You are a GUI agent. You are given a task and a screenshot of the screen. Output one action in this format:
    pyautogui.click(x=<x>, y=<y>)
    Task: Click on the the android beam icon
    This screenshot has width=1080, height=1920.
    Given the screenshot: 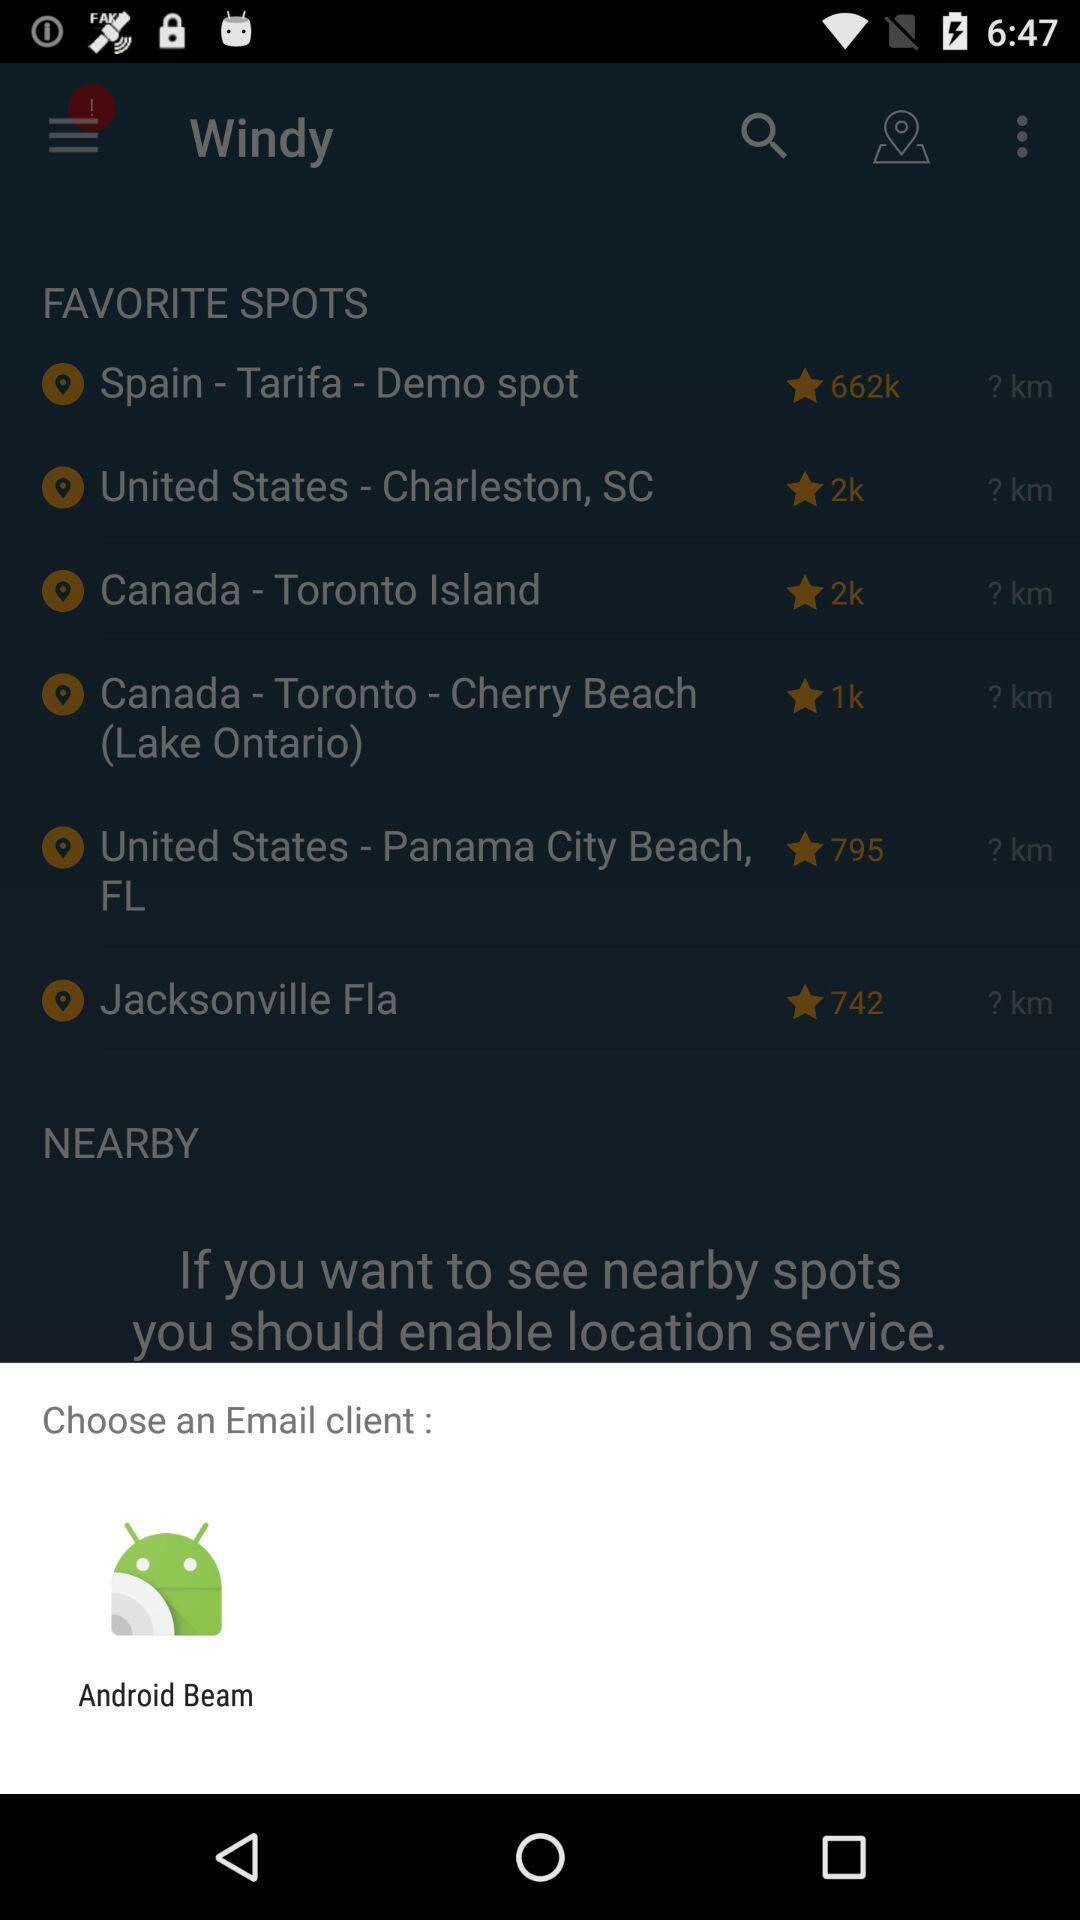 What is the action you would take?
    pyautogui.click(x=165, y=1711)
    